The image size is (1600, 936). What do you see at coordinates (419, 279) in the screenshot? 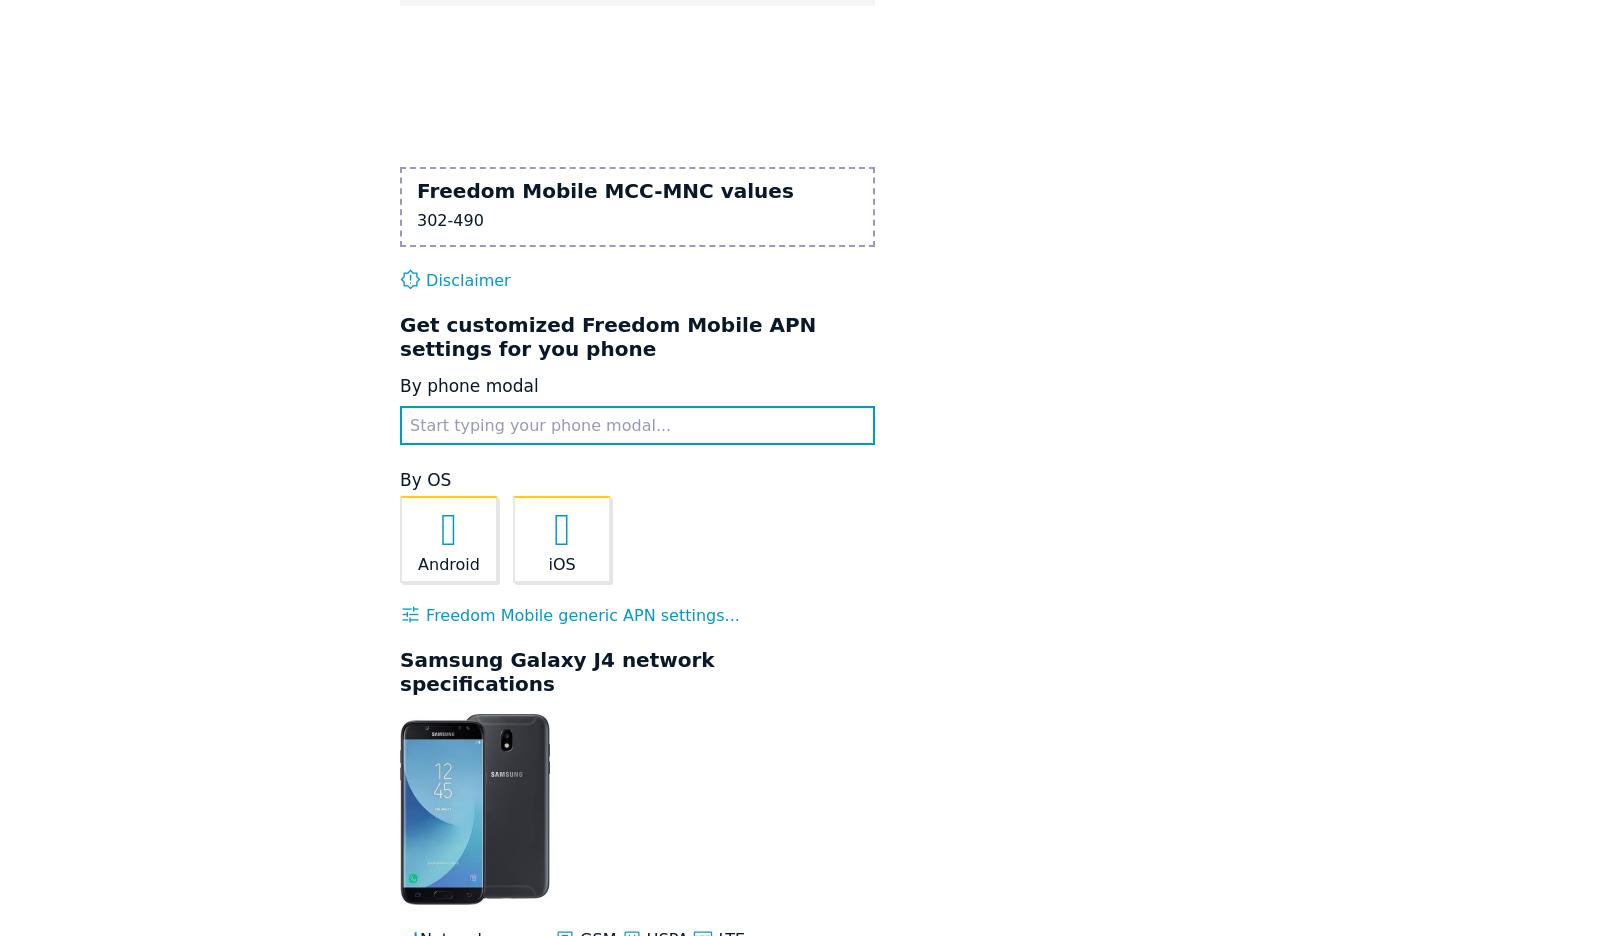
I see `'Disclaimer'` at bounding box center [419, 279].